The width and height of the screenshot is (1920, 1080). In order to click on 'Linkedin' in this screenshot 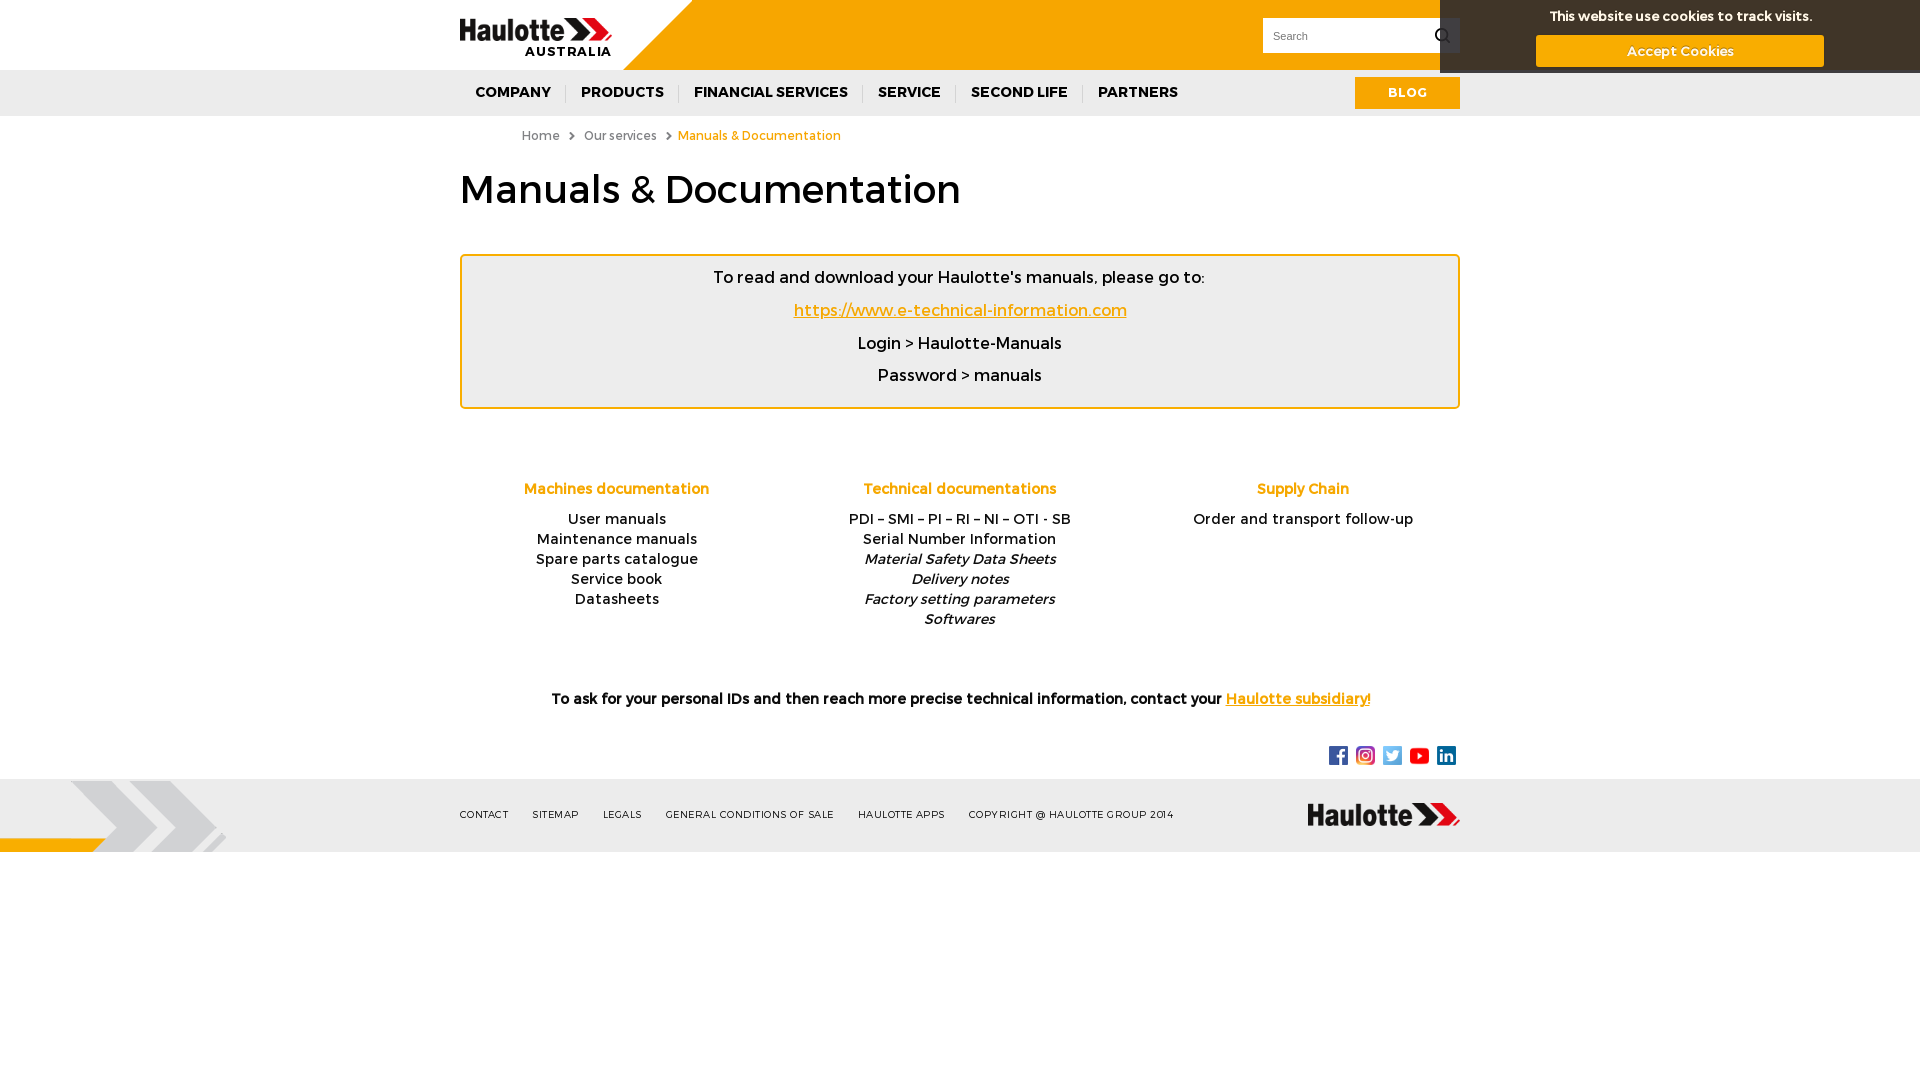, I will do `click(1435, 753)`.